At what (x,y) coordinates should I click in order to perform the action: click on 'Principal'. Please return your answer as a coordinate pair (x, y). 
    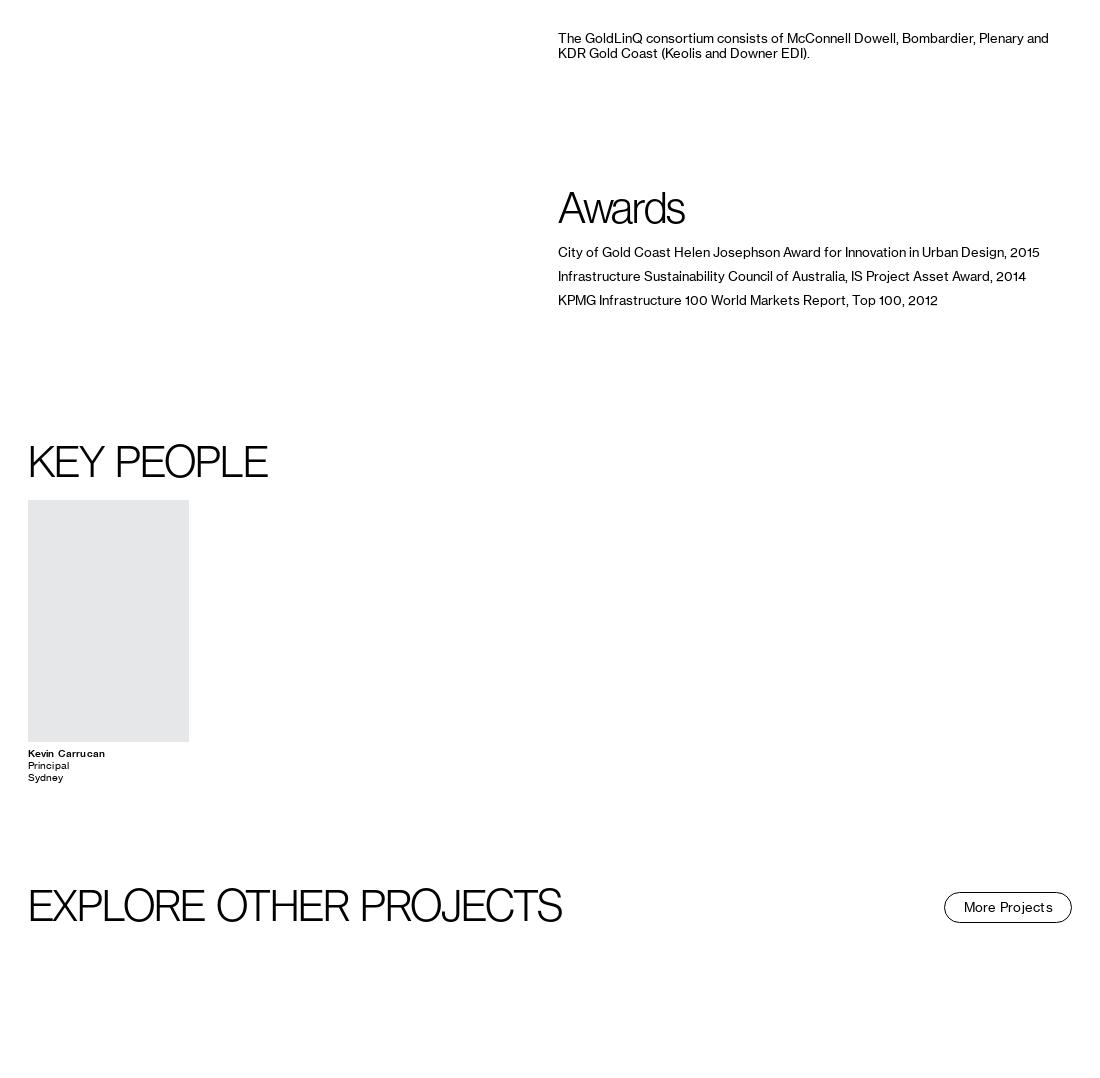
    Looking at the image, I should click on (46, 765).